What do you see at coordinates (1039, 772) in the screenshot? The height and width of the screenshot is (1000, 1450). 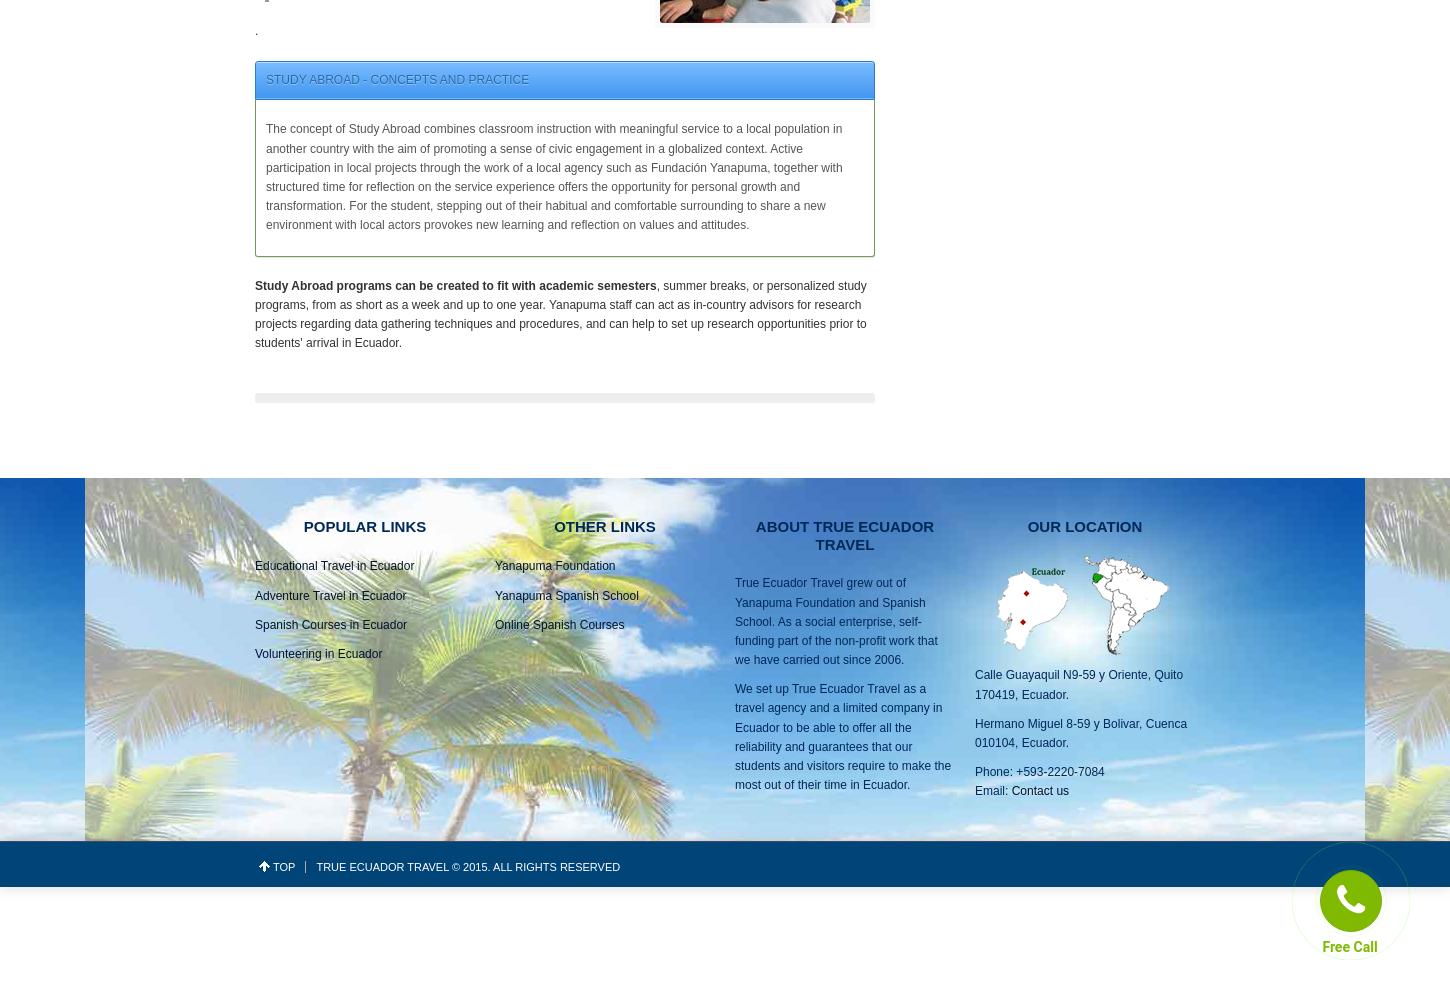 I see `'Phone: +593-2220-7084'` at bounding box center [1039, 772].